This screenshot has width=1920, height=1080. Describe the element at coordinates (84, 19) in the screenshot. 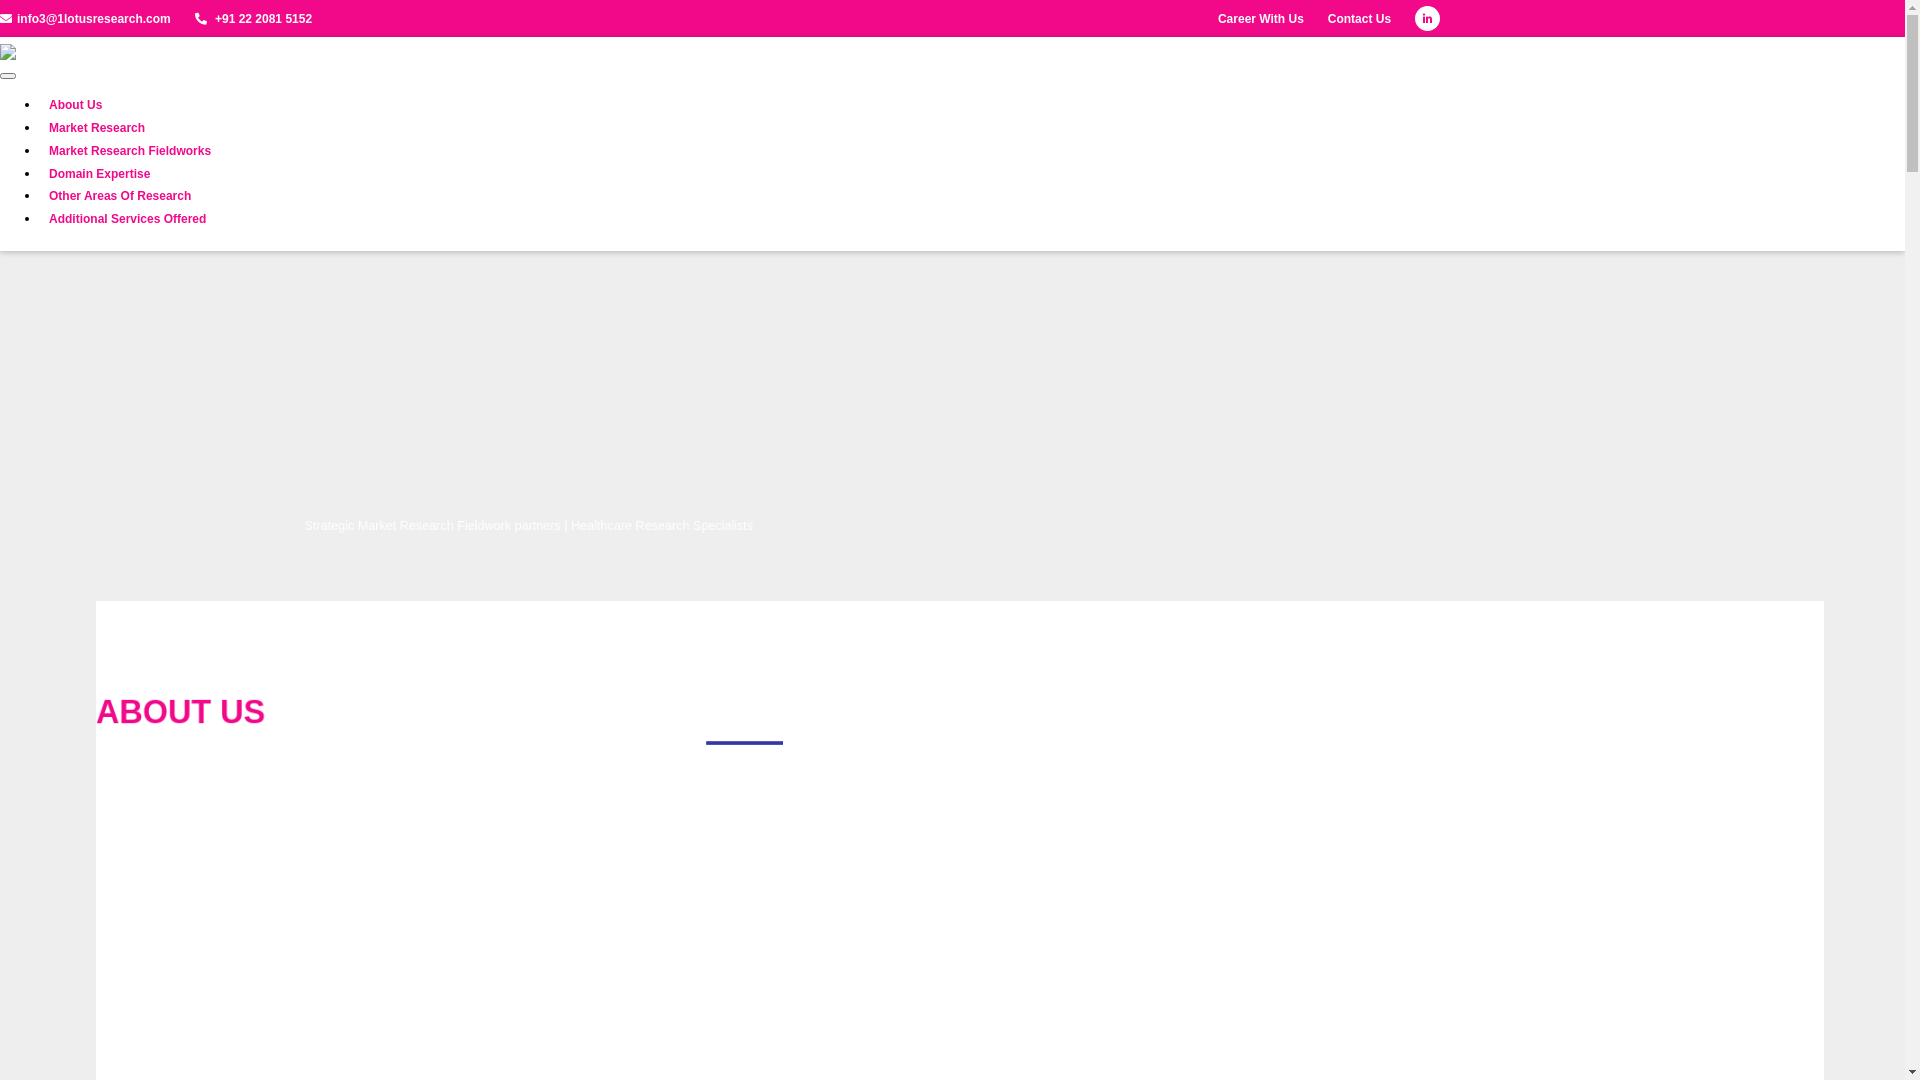

I see `'info3@1lotusresearch.com'` at that location.